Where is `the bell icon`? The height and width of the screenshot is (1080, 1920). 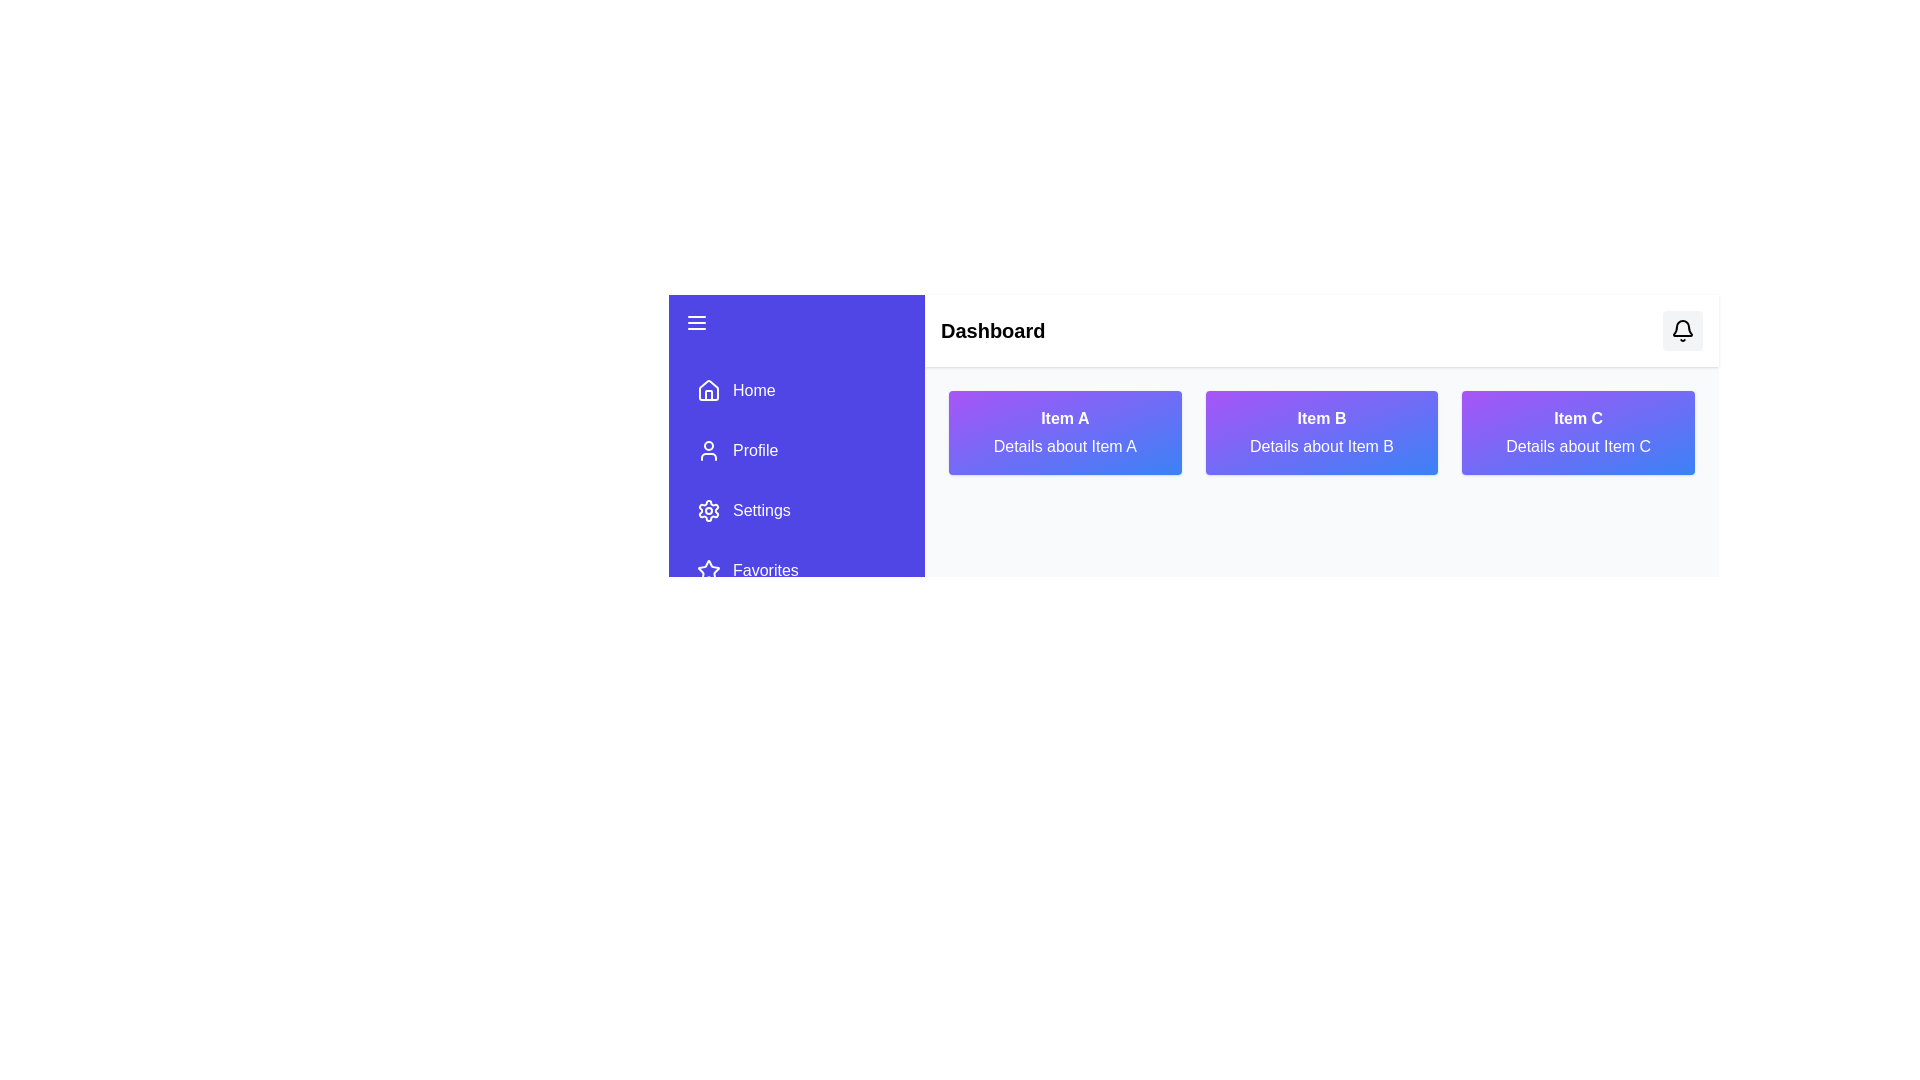 the bell icon is located at coordinates (1682, 330).